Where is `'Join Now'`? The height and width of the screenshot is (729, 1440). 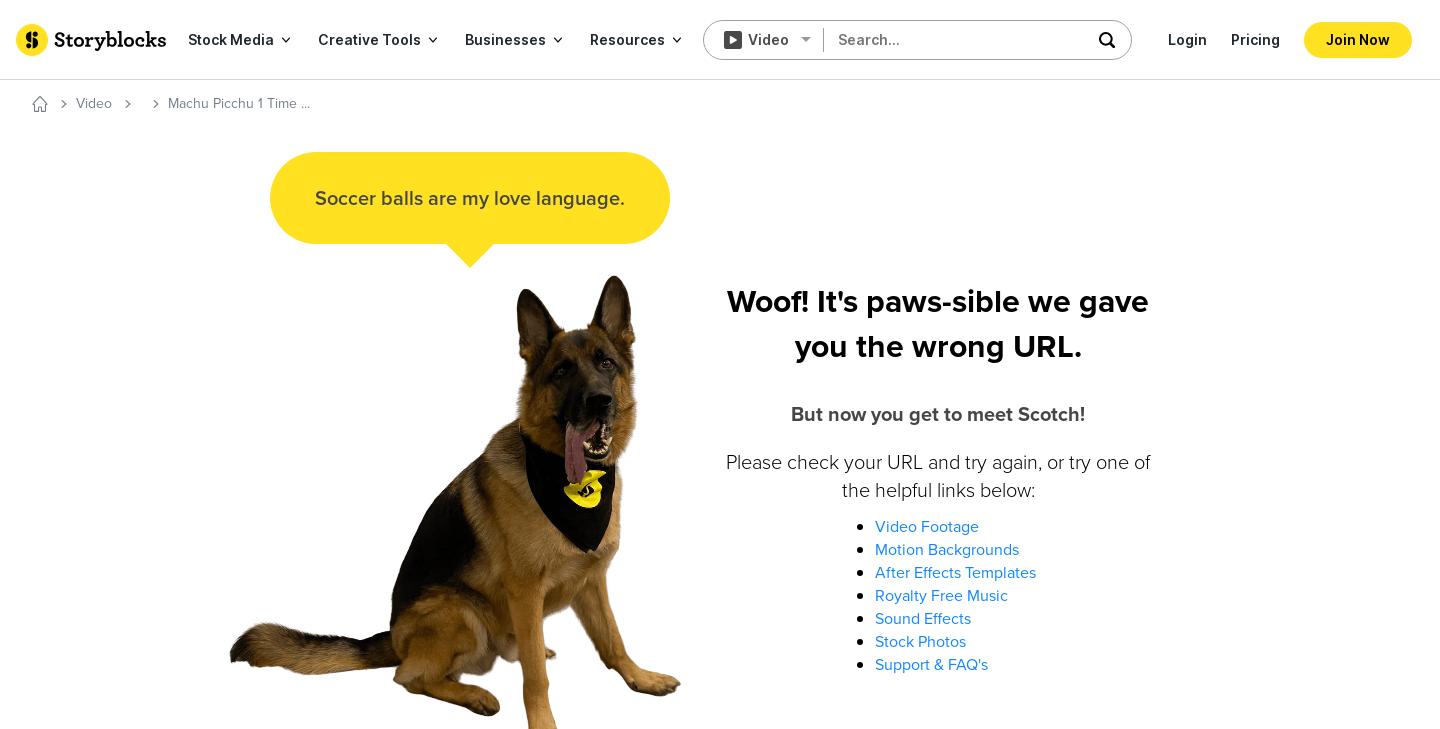
'Join Now' is located at coordinates (1357, 37).